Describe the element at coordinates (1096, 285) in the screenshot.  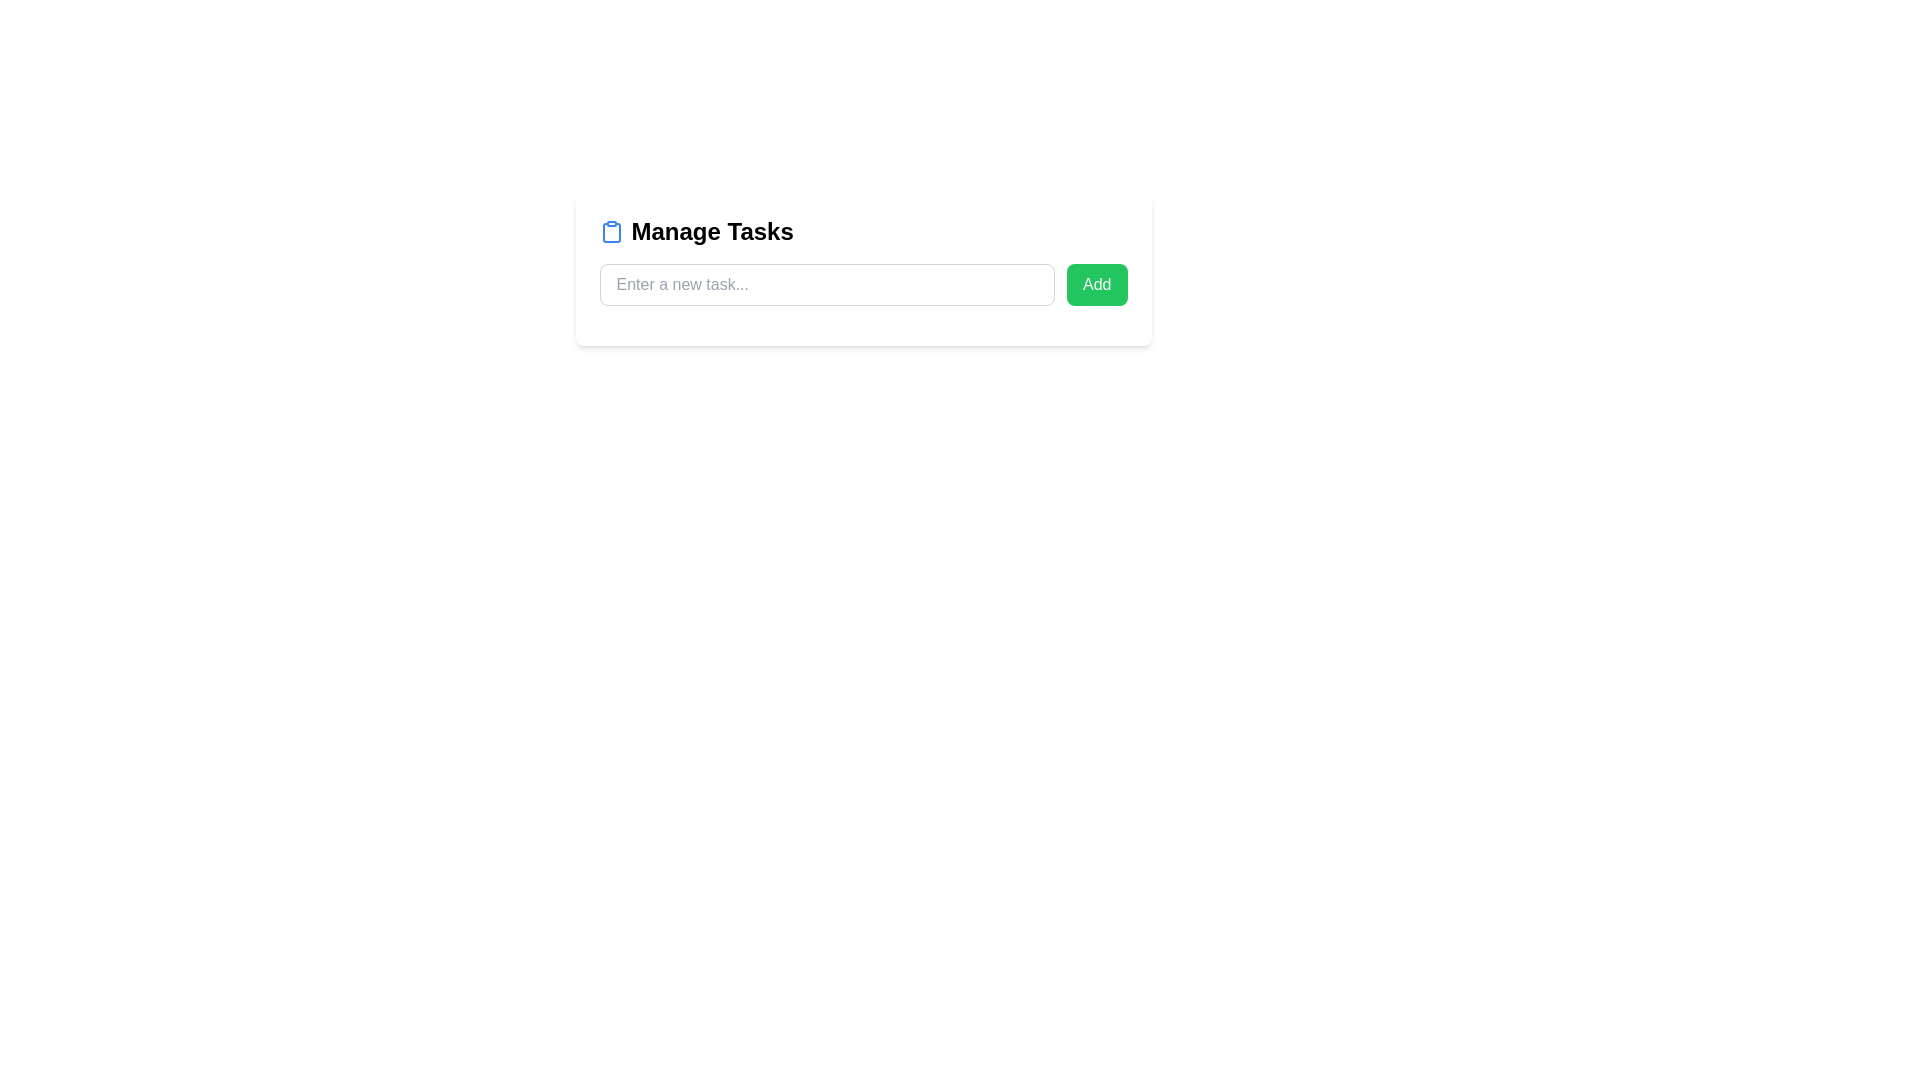
I see `the green 'Add' button located to the right of the input field with the placeholder 'Enter a new task...'` at that location.